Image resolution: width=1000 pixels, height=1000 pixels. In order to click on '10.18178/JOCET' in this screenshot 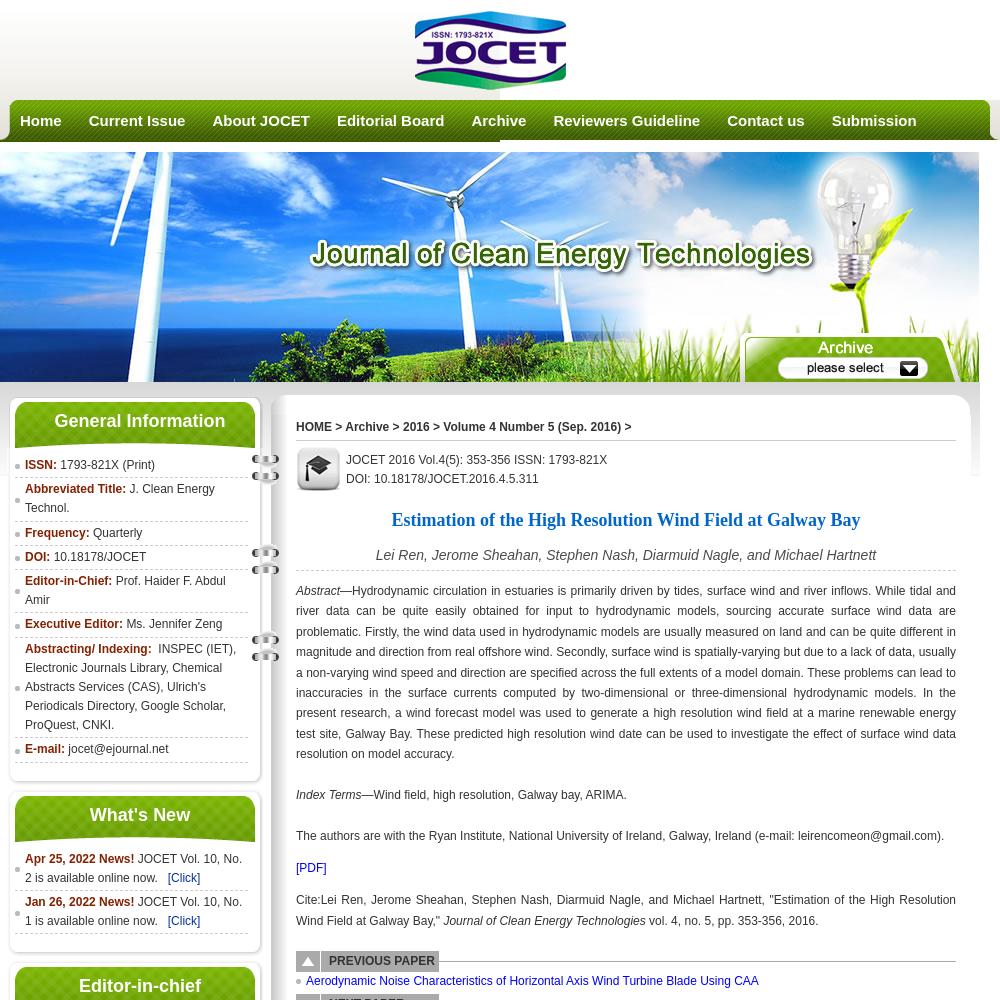, I will do `click(98, 556)`.